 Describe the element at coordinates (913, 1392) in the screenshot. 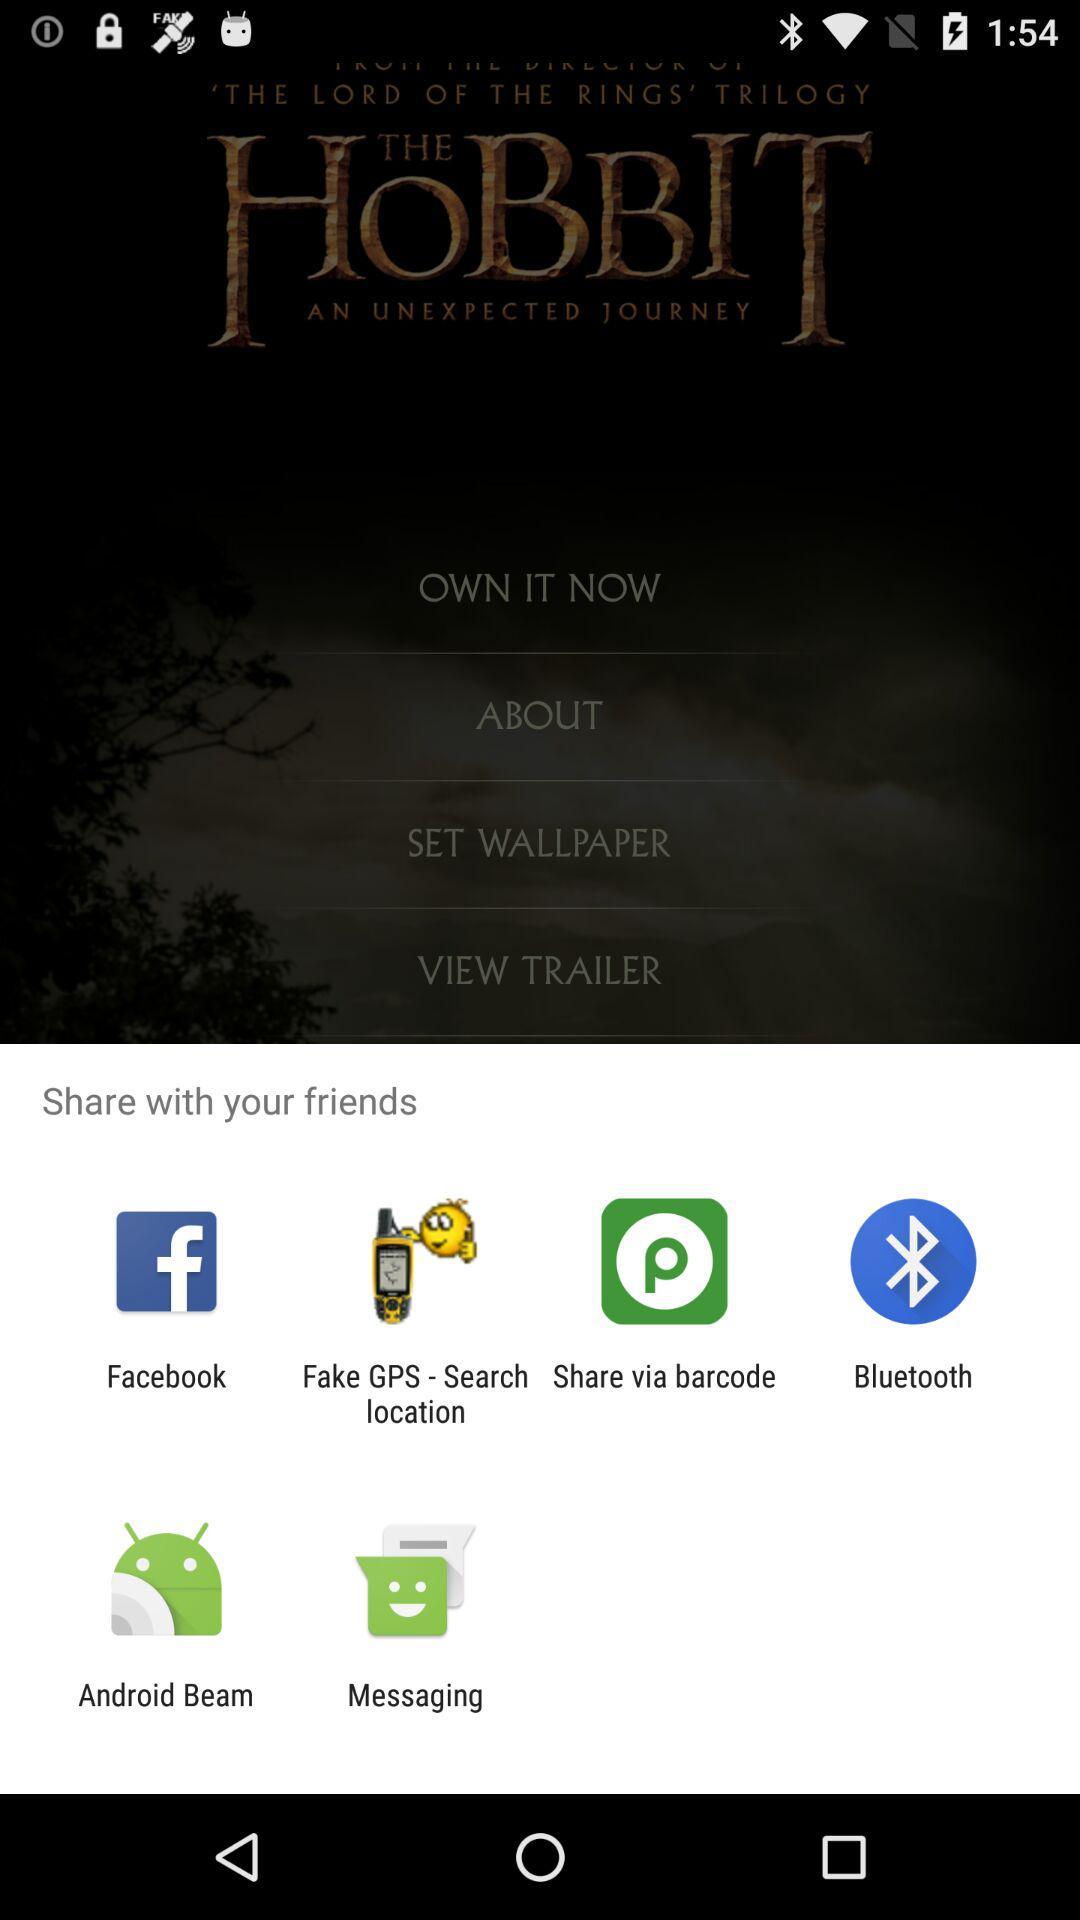

I see `item to the right of share via barcode item` at that location.